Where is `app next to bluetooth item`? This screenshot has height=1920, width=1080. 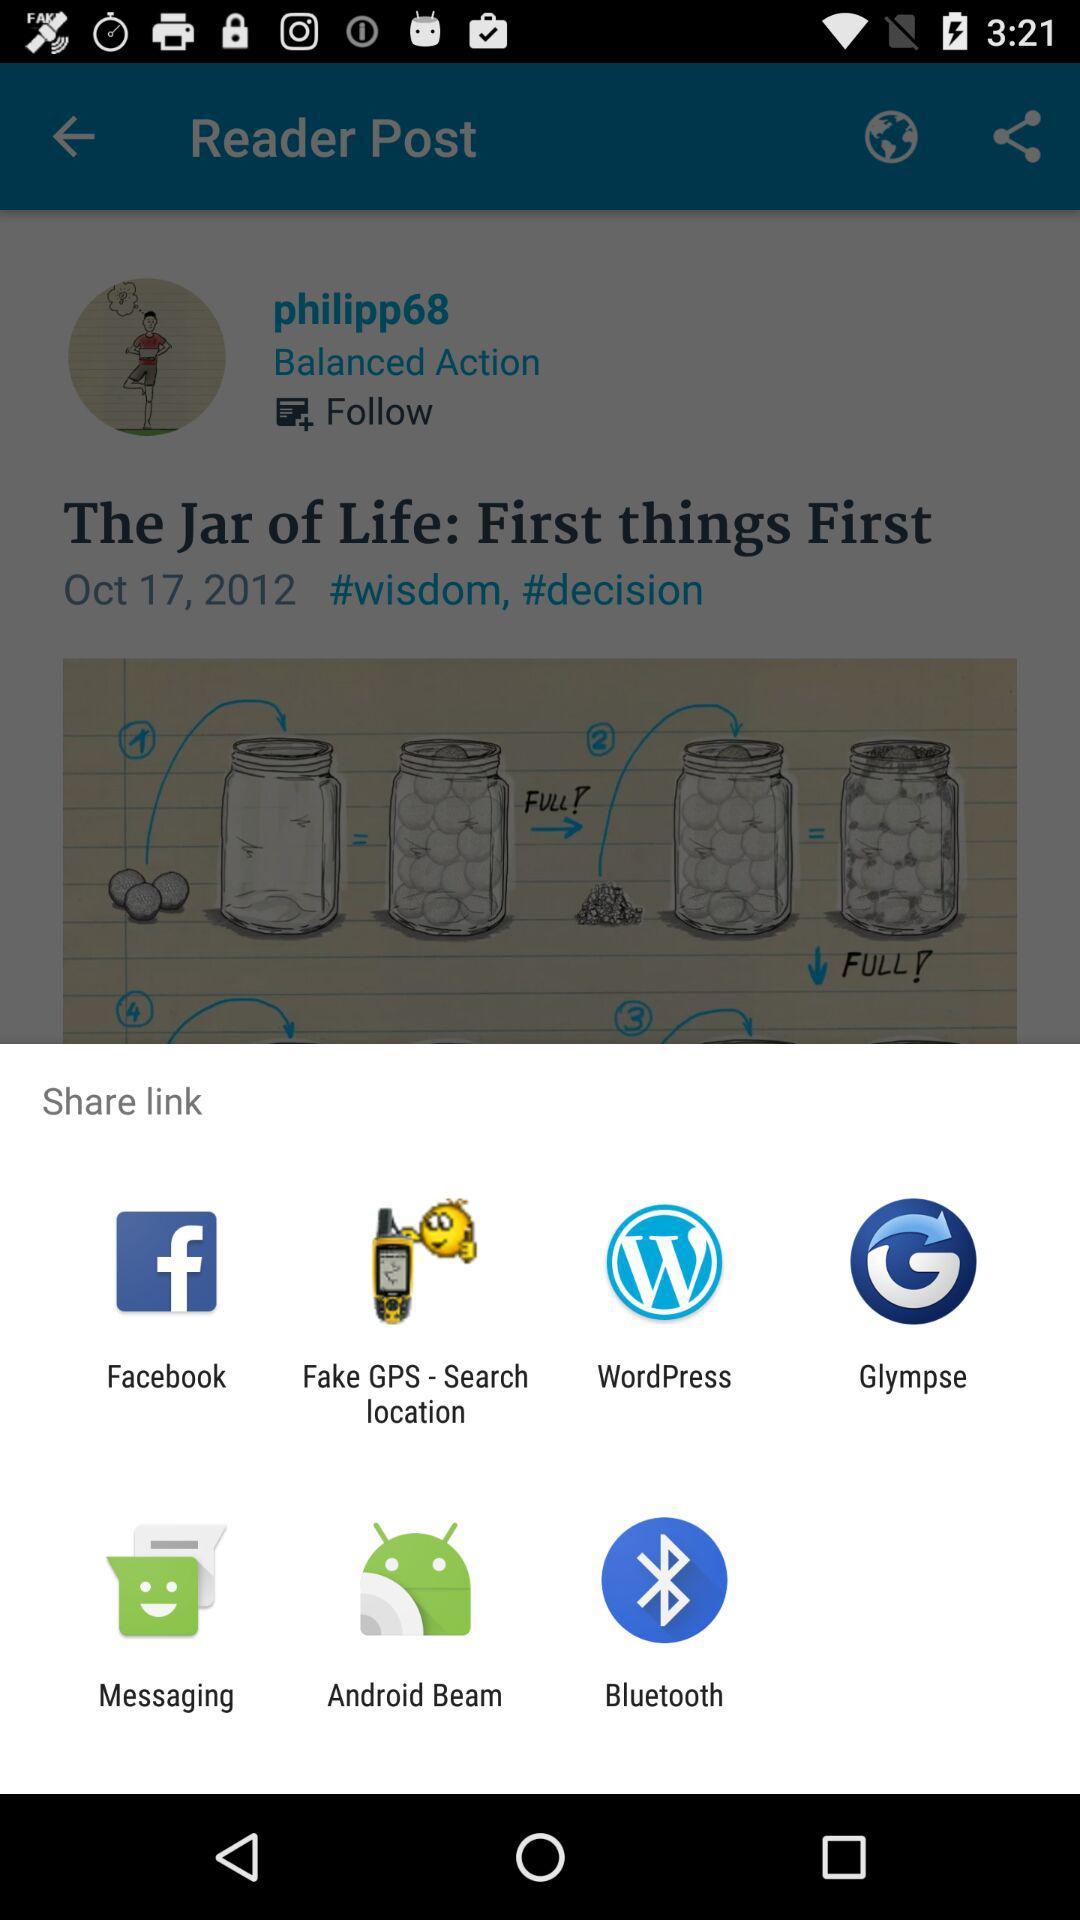
app next to bluetooth item is located at coordinates (414, 1711).